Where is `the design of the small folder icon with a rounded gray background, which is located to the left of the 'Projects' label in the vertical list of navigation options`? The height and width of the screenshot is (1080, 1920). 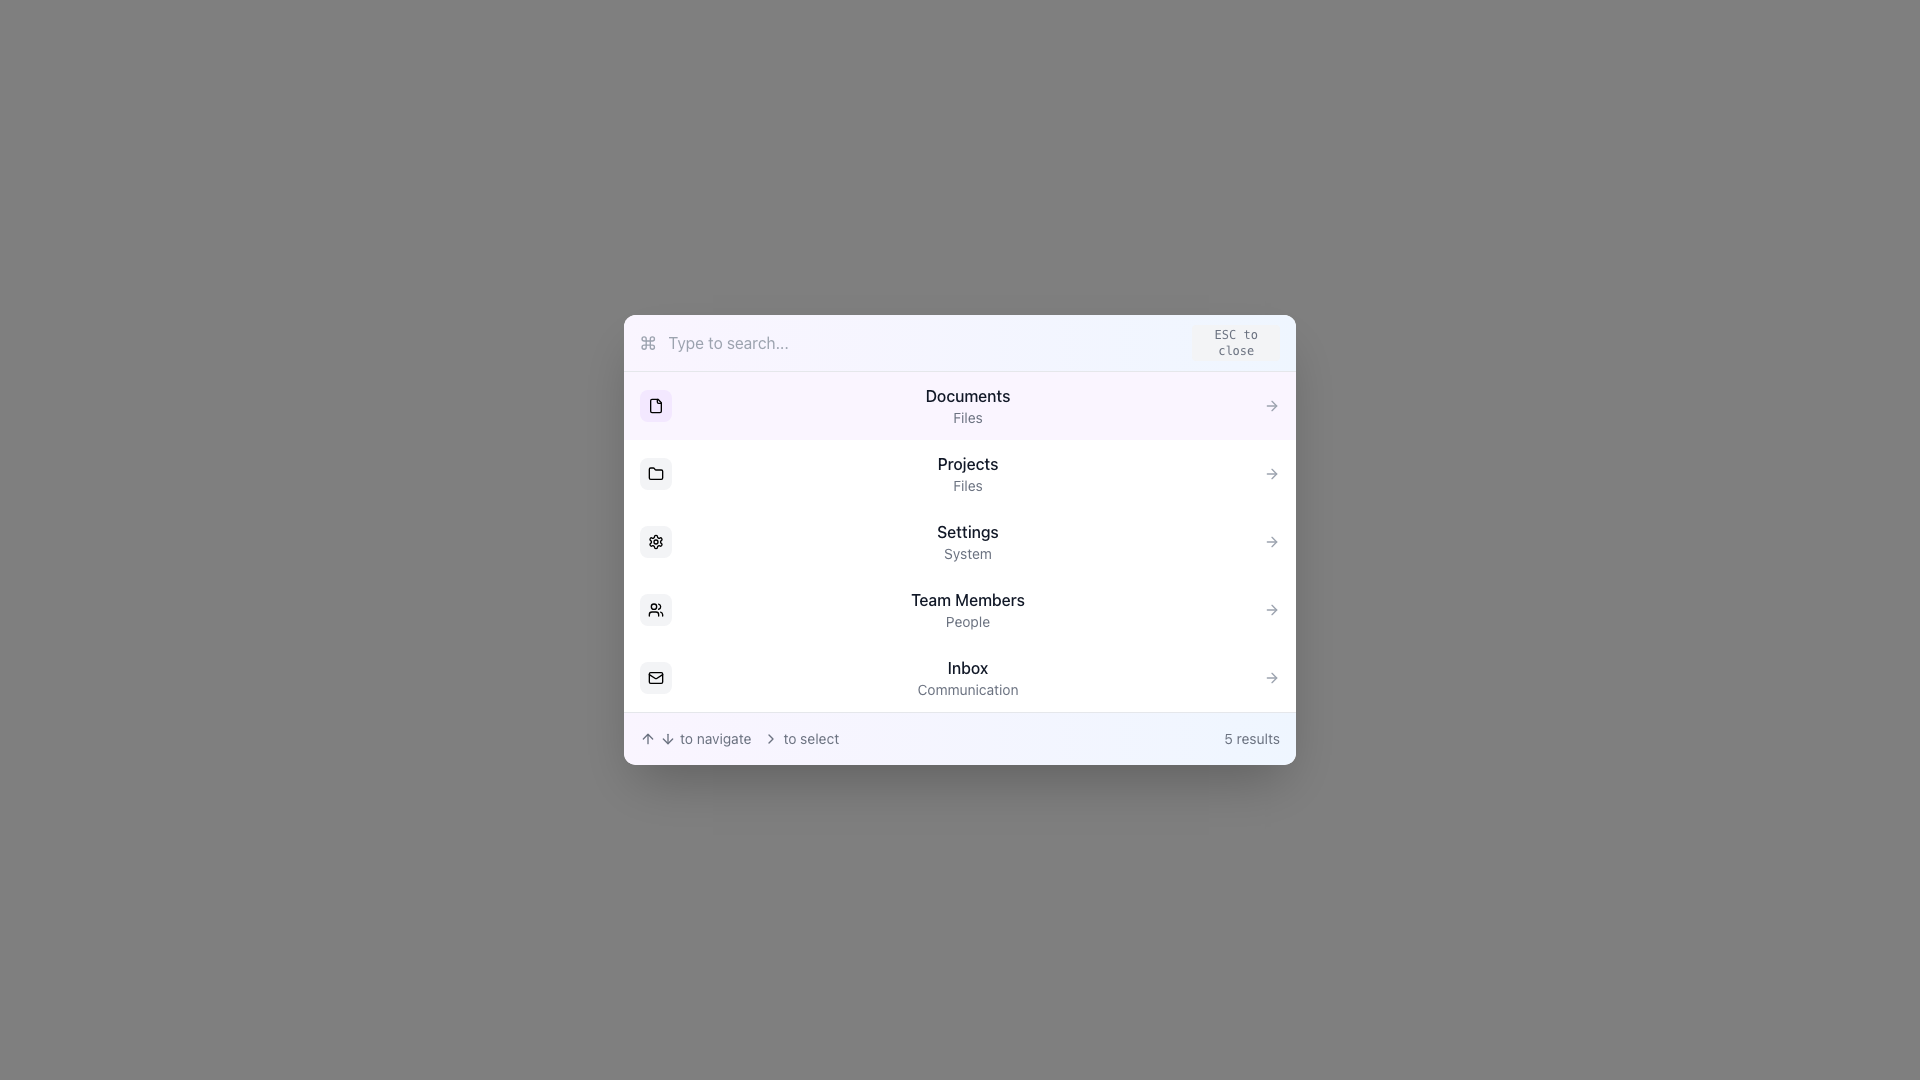
the design of the small folder icon with a rounded gray background, which is located to the left of the 'Projects' label in the vertical list of navigation options is located at coordinates (656, 474).